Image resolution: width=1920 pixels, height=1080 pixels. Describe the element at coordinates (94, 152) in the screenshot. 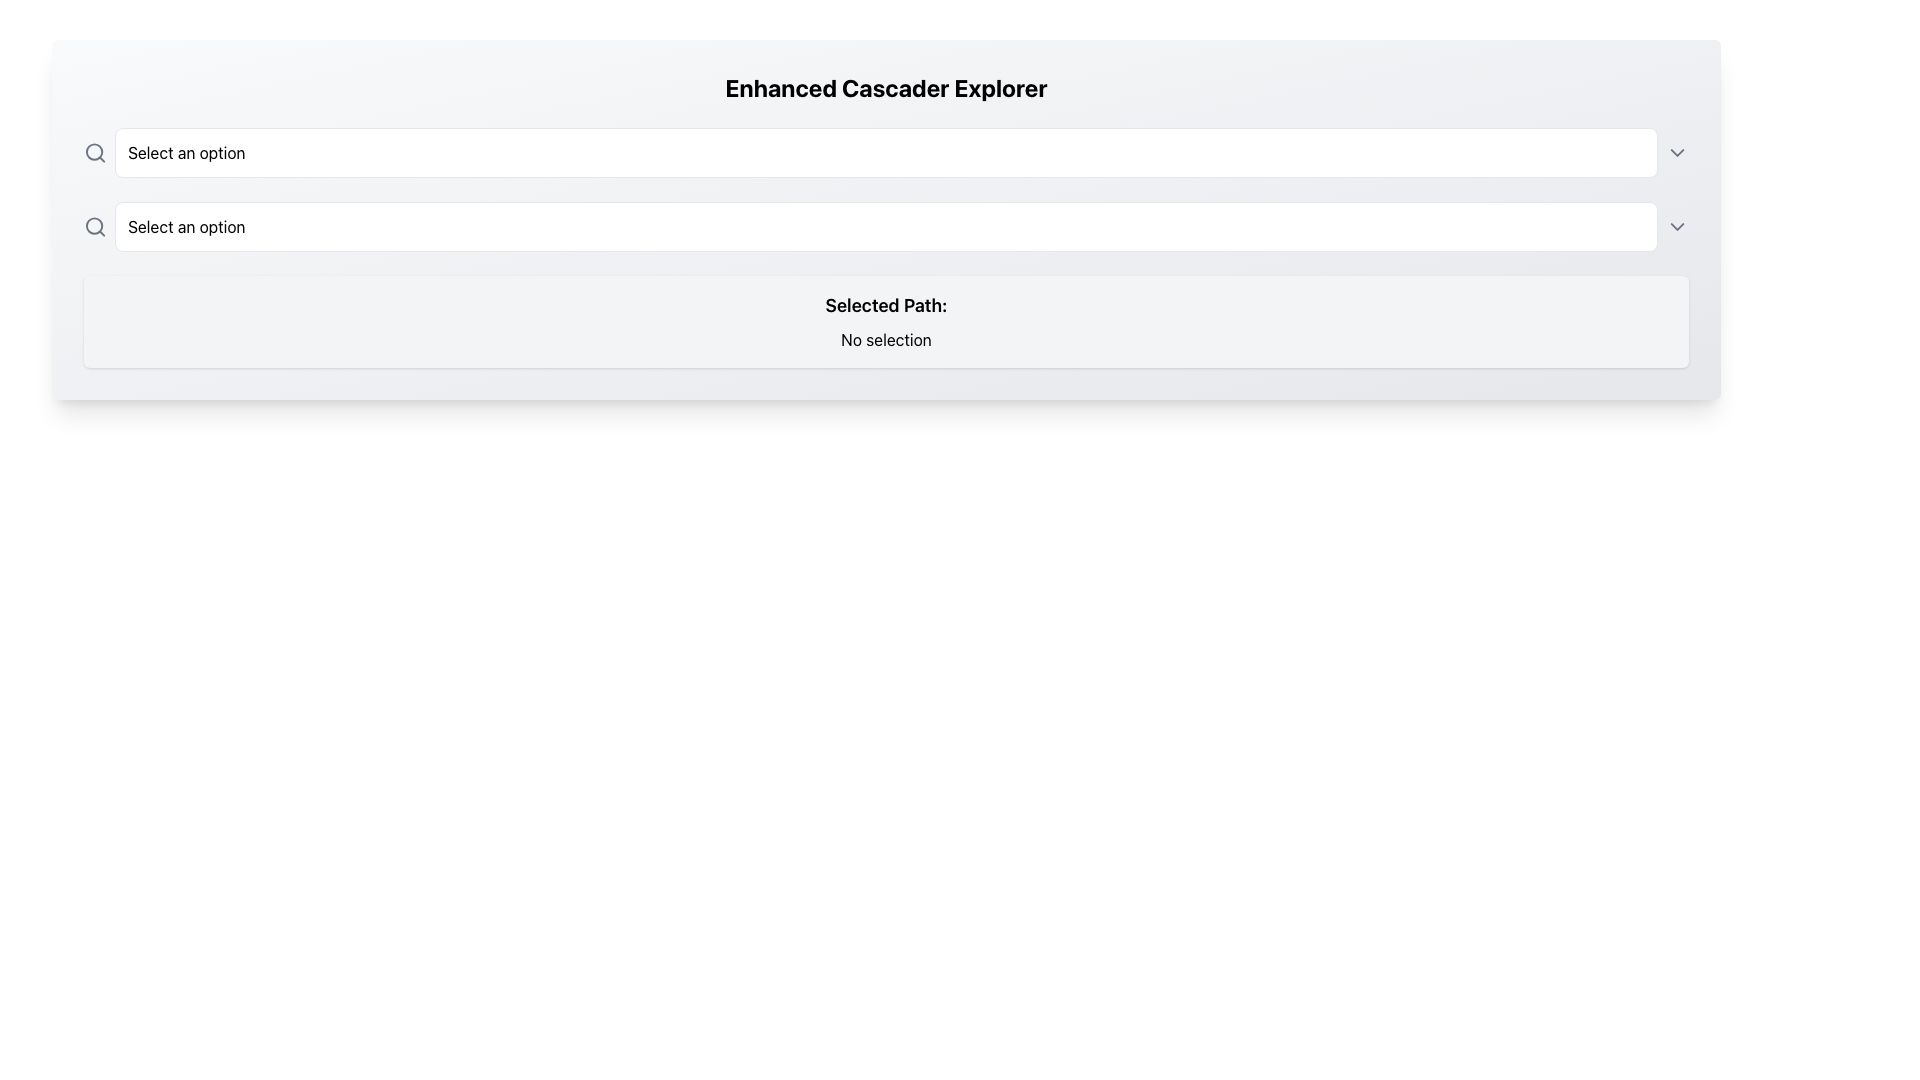

I see `the search icon located to the left of the upper text input field for contextual clues regarding its functionality` at that location.